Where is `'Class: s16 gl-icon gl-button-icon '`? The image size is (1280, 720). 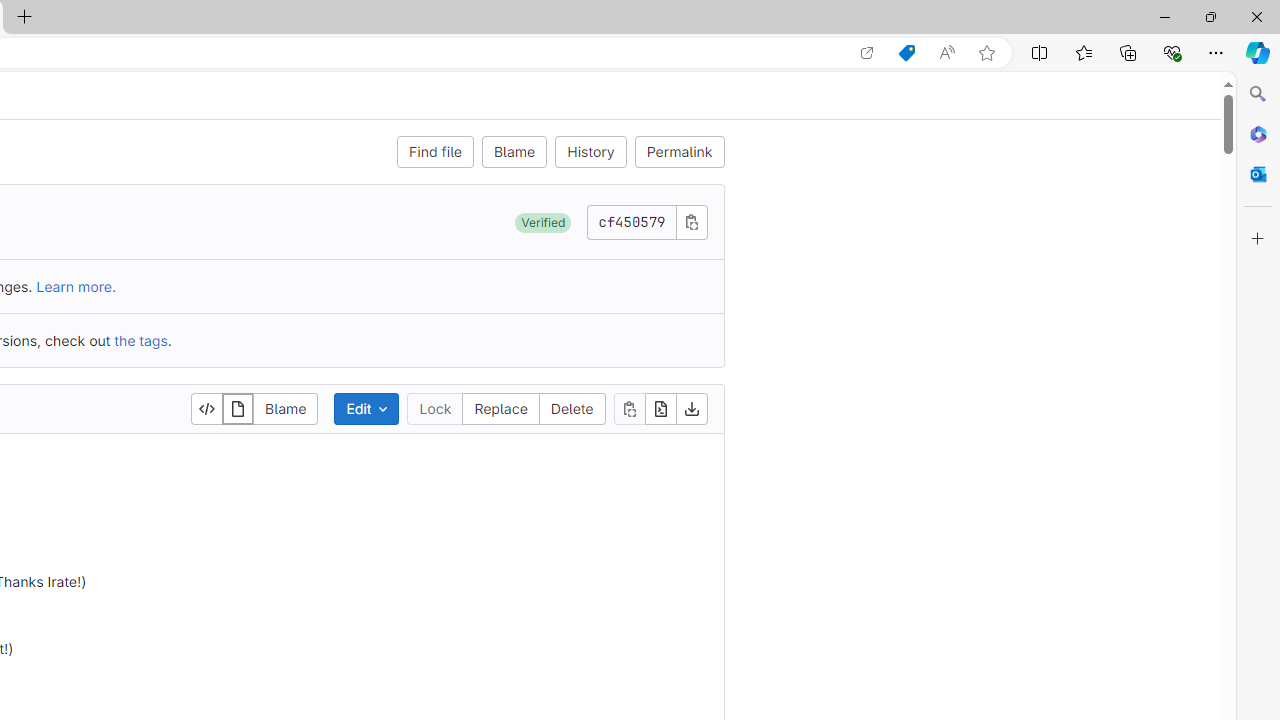
'Class: s16 gl-icon gl-button-icon ' is located at coordinates (691, 221).